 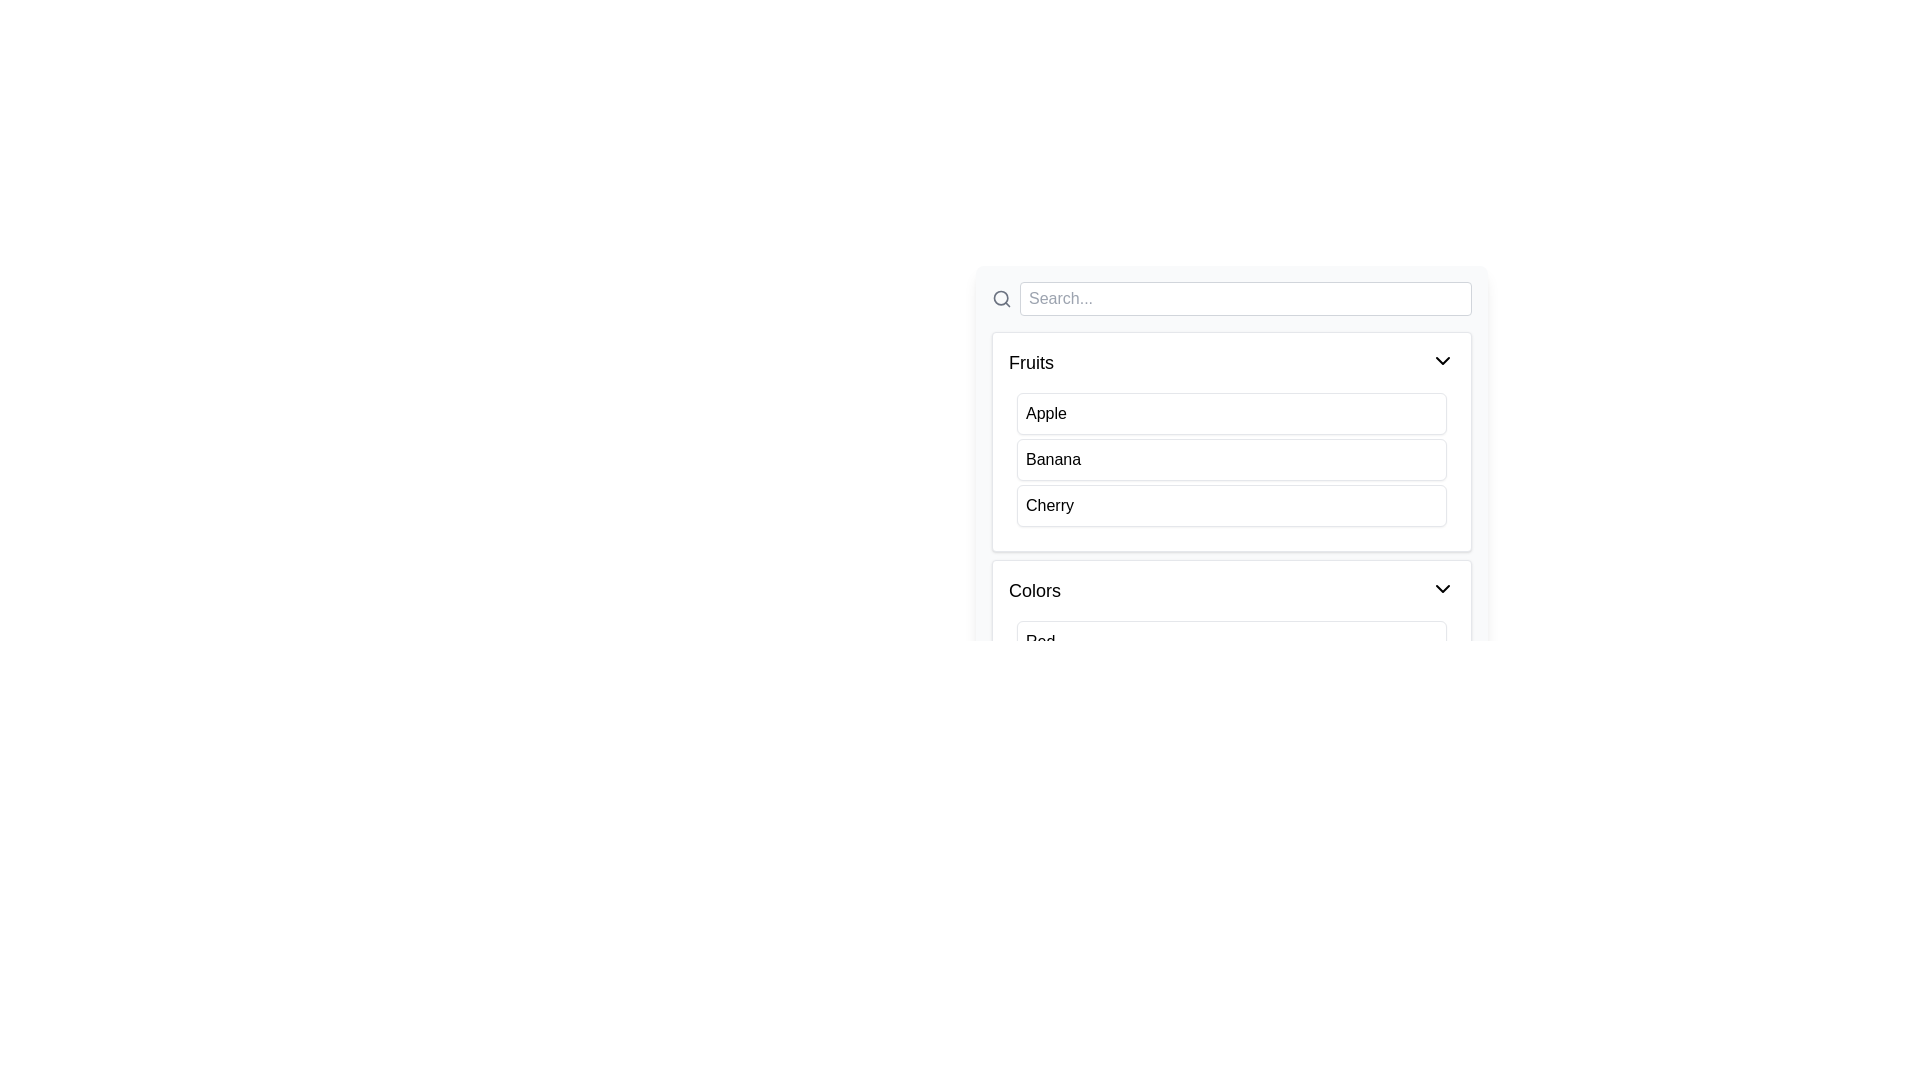 What do you see at coordinates (1443, 361) in the screenshot?
I see `the chevron icon located to the right of the 'Fruits' label` at bounding box center [1443, 361].